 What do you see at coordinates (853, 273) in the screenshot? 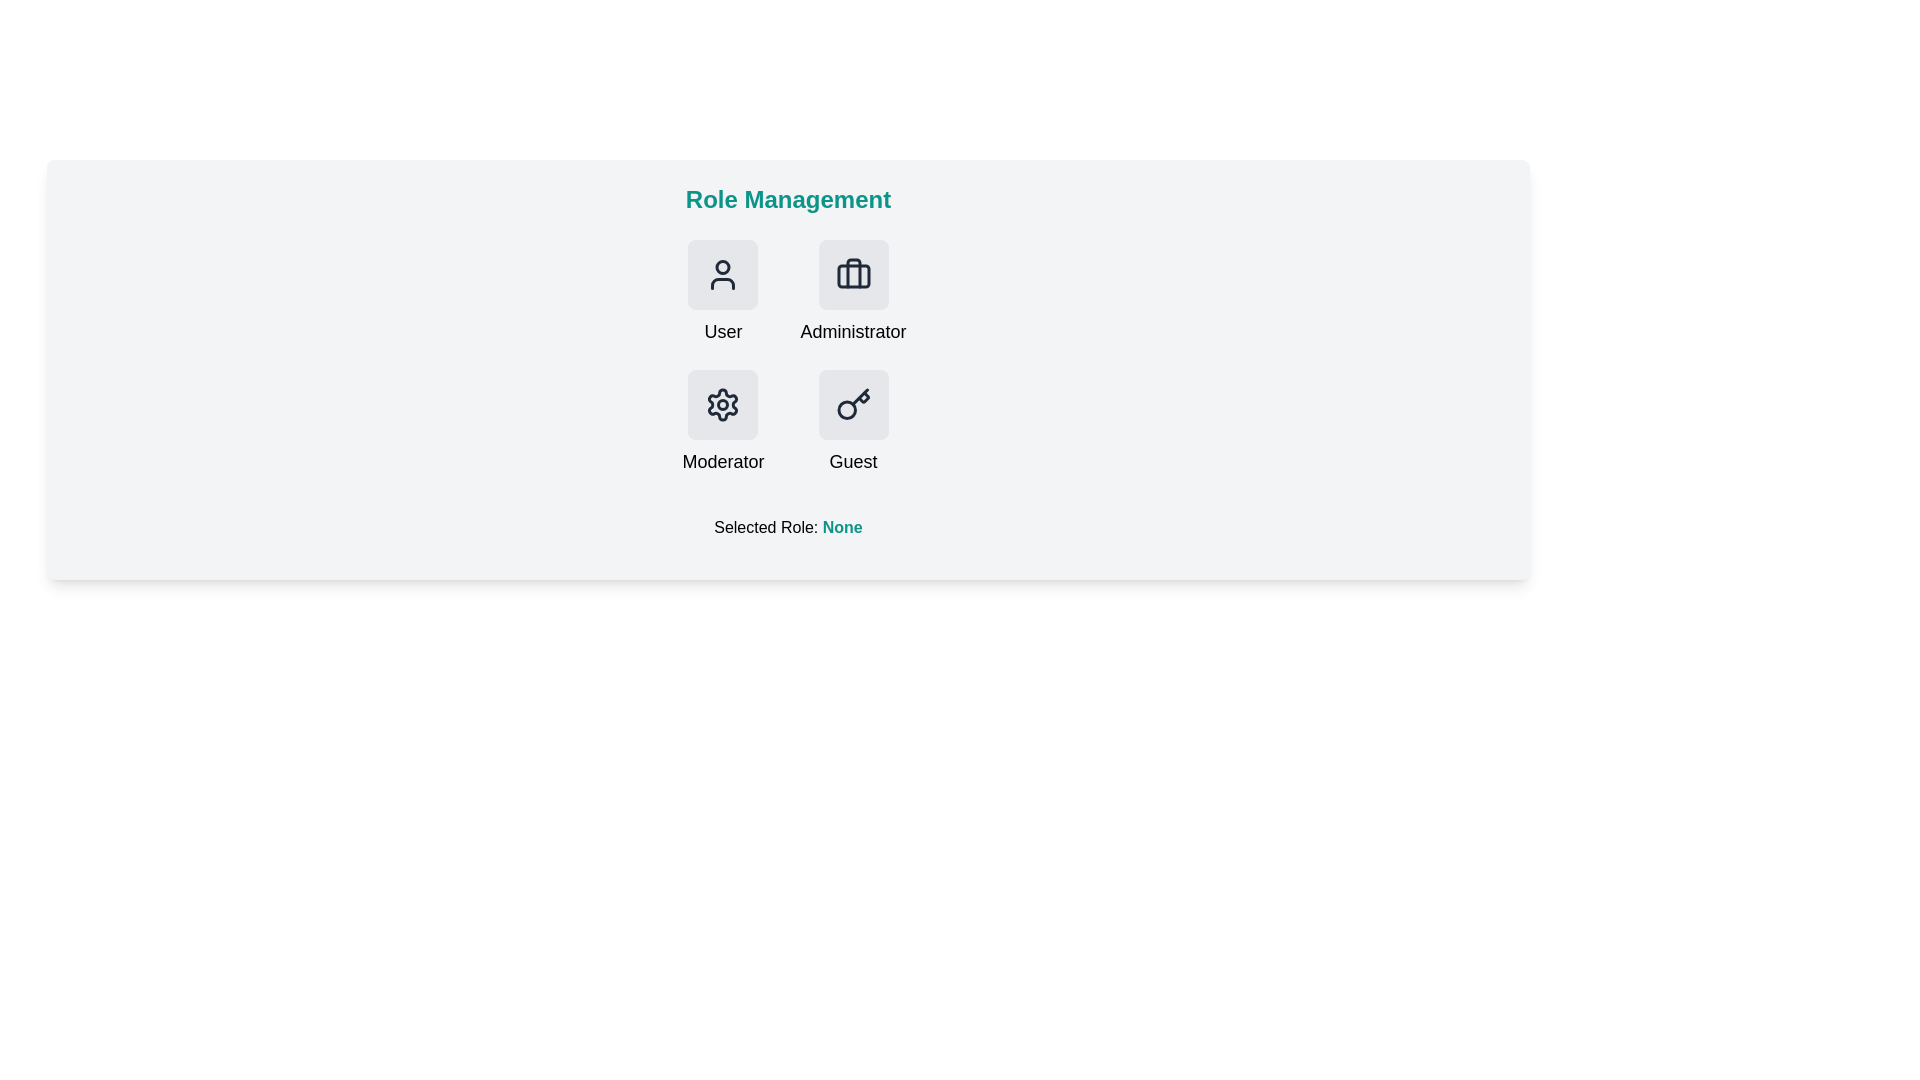
I see `the vector graphic element that represents a specific role or function, located in the top right of a 2x2 grid below the 'Role Management' title` at bounding box center [853, 273].